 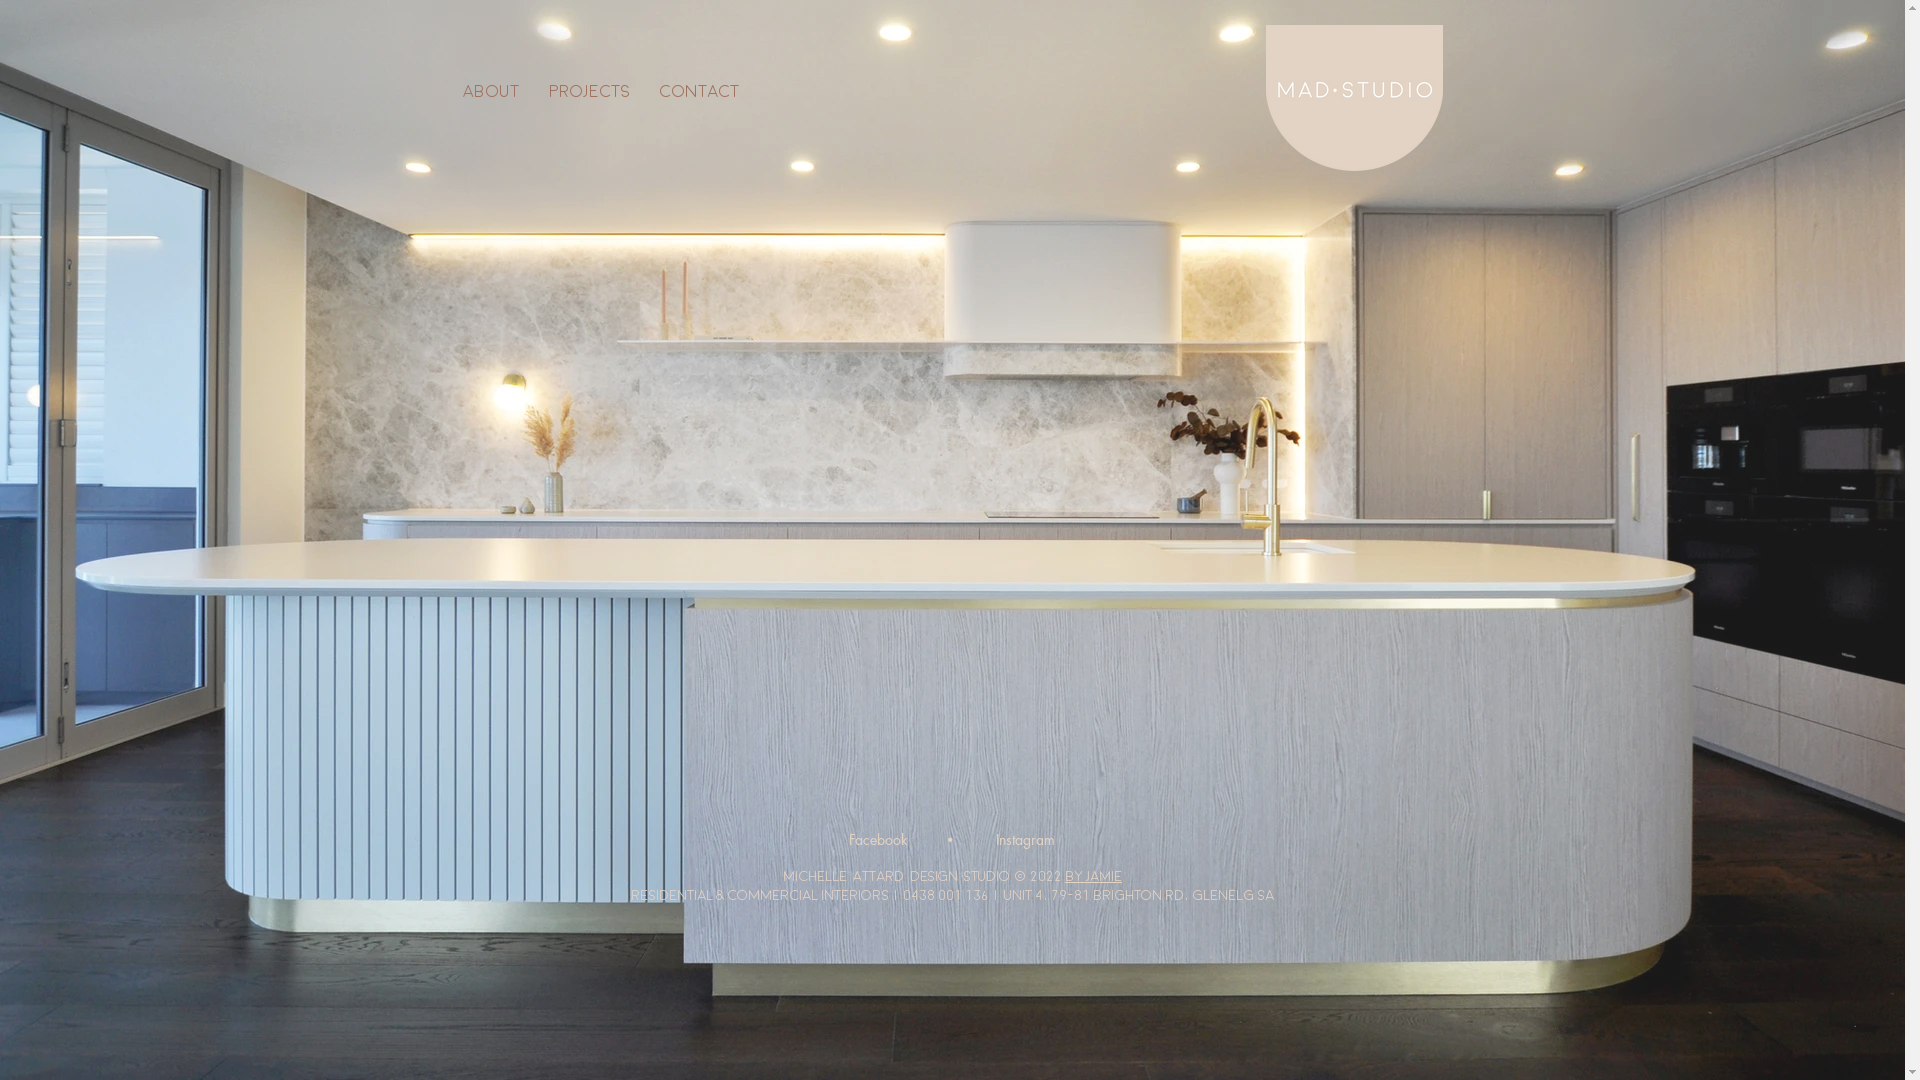 I want to click on 'Facebook', so click(x=877, y=840).